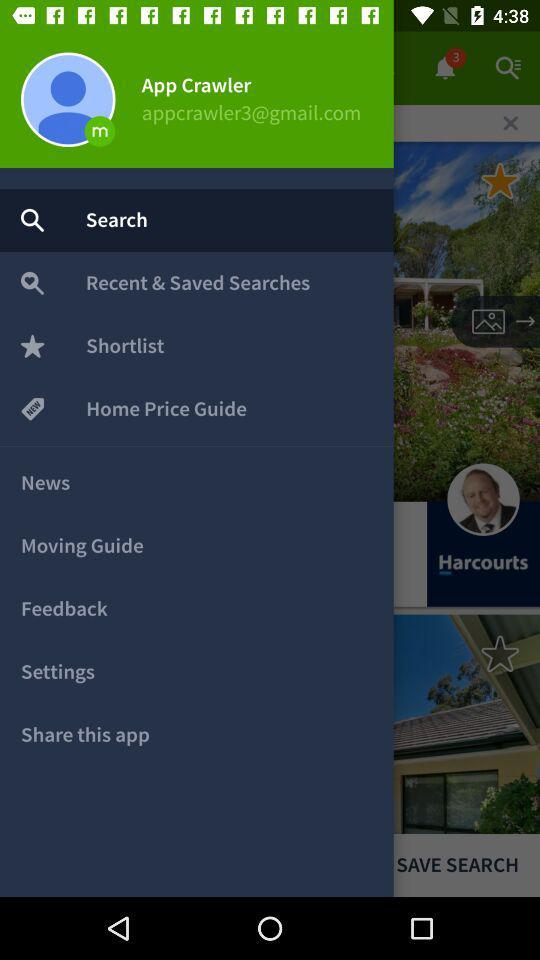 The image size is (540, 960). I want to click on the close icon, so click(510, 122).